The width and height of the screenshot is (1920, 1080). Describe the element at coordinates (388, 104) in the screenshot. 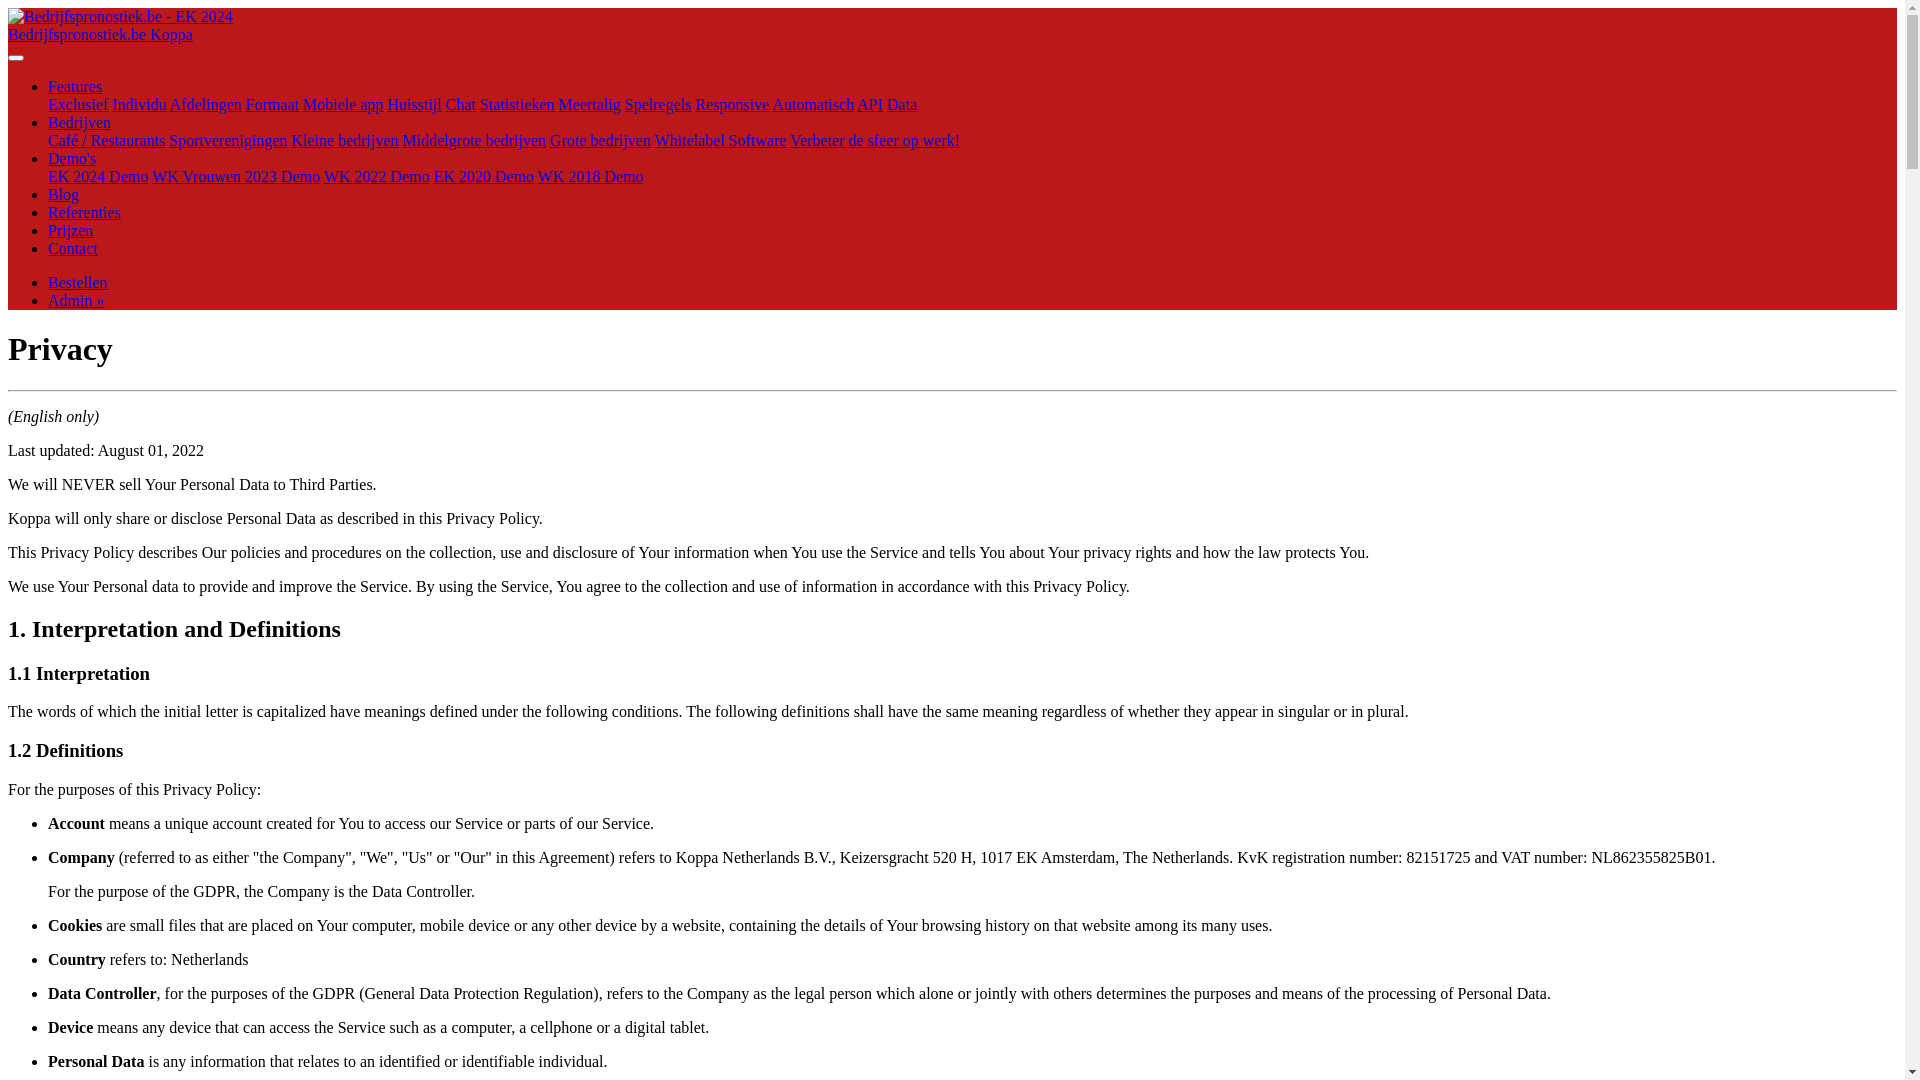

I see `'Huisstijl'` at that location.